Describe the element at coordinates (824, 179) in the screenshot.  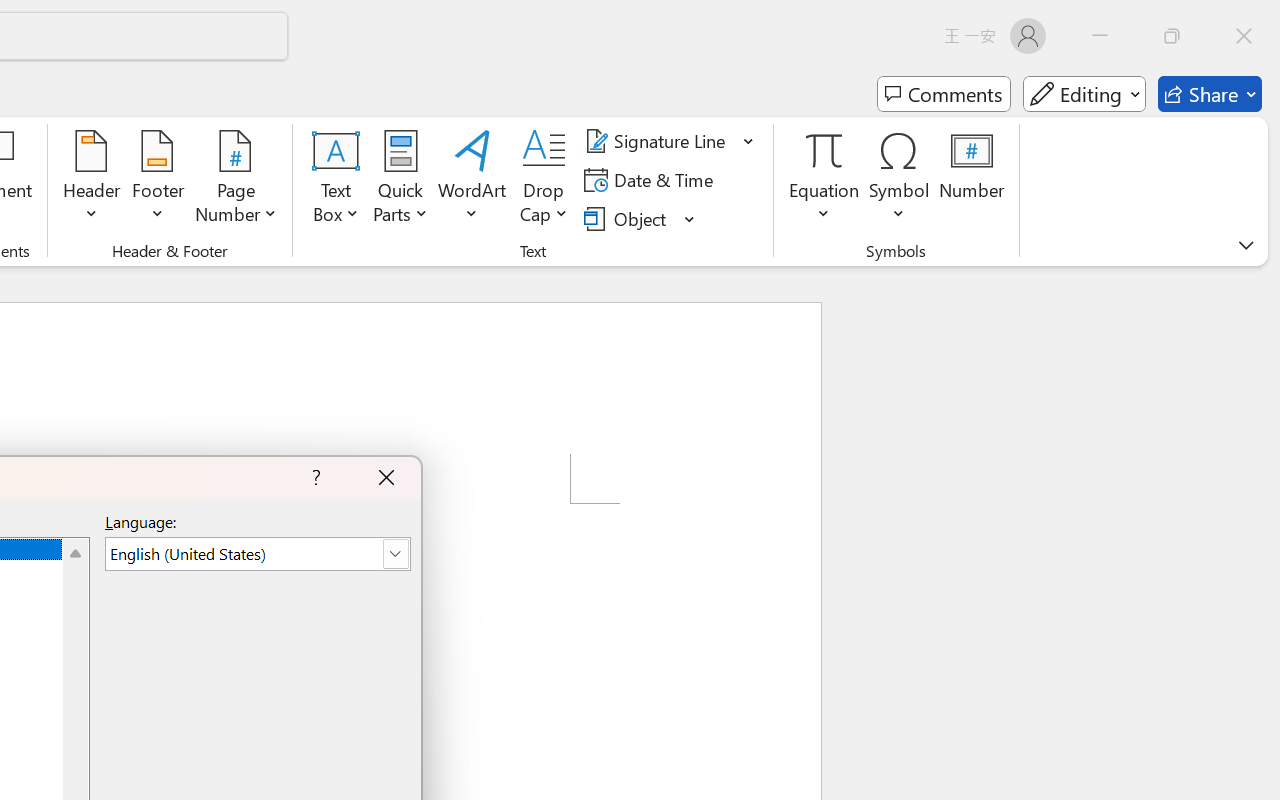
I see `'Equation'` at that location.